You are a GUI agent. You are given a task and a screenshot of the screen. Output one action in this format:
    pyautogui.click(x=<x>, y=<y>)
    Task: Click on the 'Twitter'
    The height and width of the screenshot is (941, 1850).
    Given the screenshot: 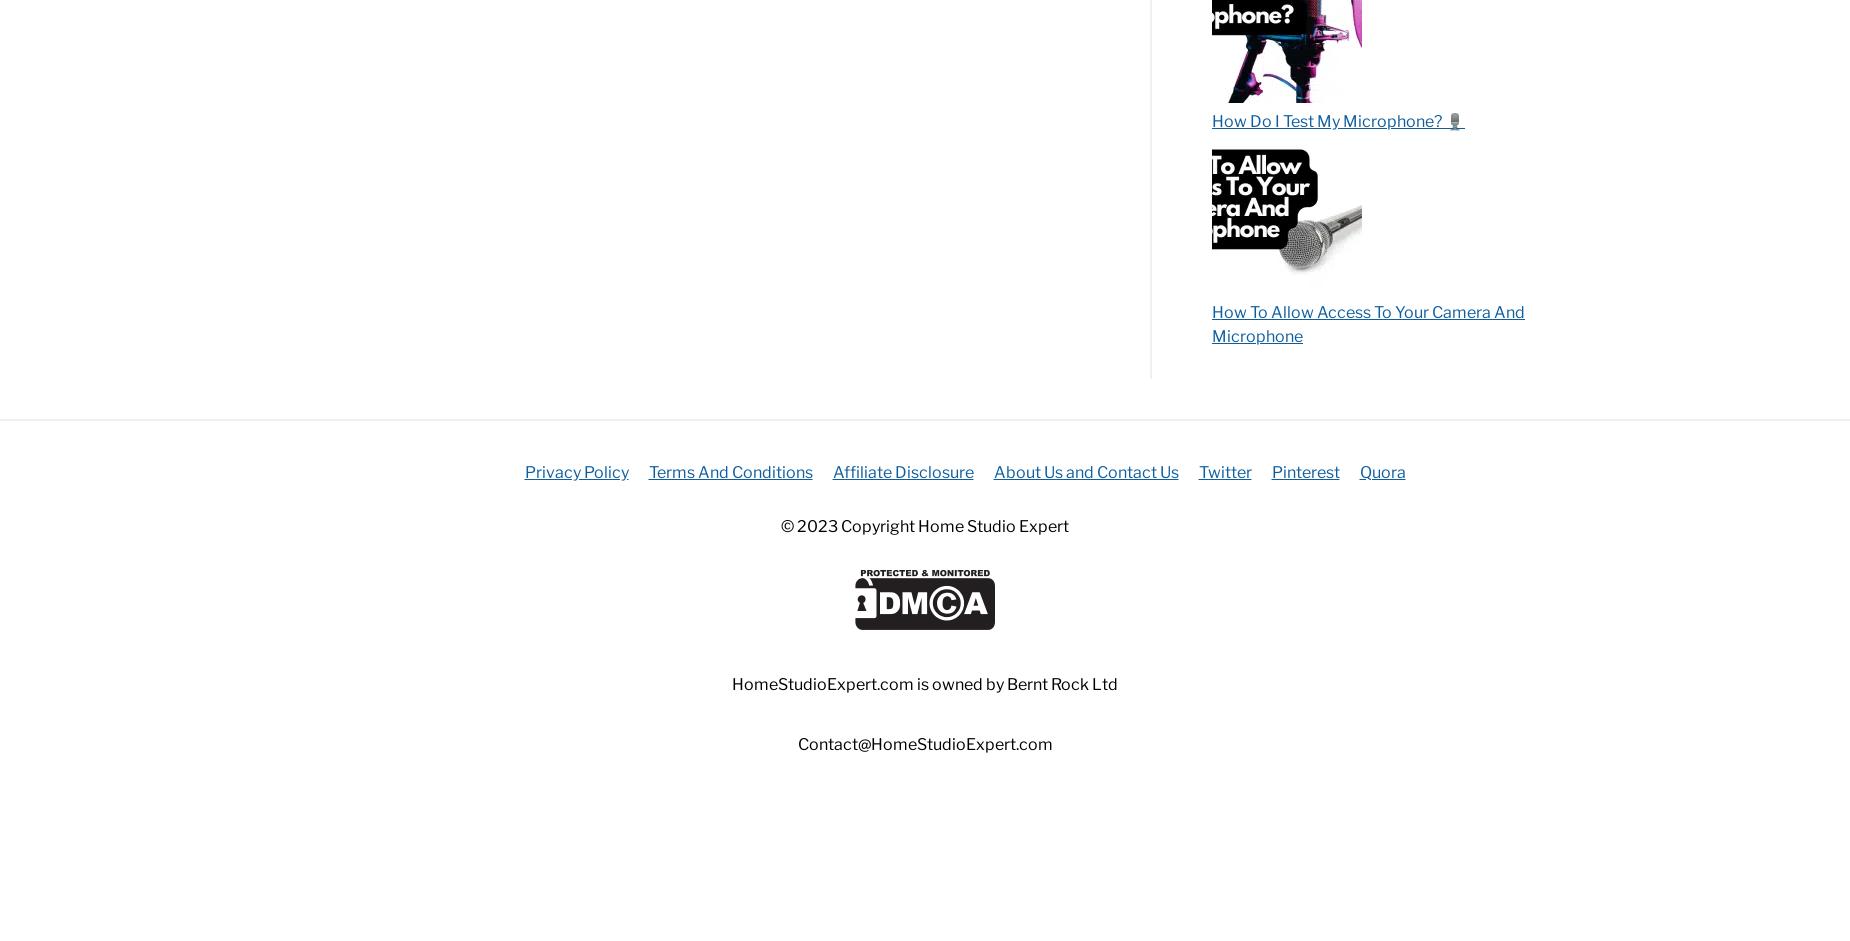 What is the action you would take?
    pyautogui.click(x=1223, y=470)
    